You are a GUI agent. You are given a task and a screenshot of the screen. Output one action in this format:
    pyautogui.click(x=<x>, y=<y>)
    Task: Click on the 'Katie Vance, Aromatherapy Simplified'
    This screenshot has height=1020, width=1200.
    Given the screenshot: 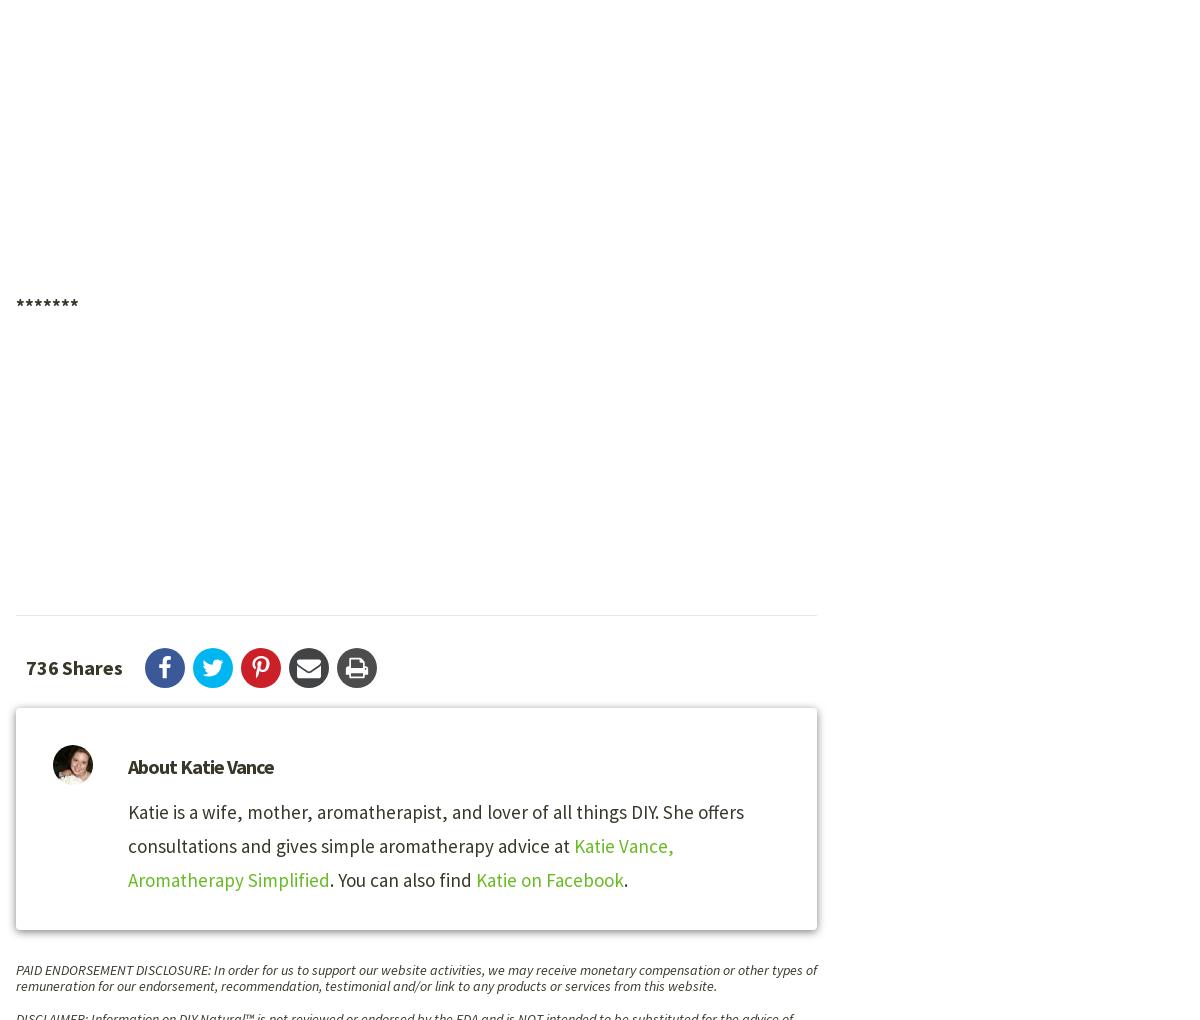 What is the action you would take?
    pyautogui.click(x=401, y=862)
    